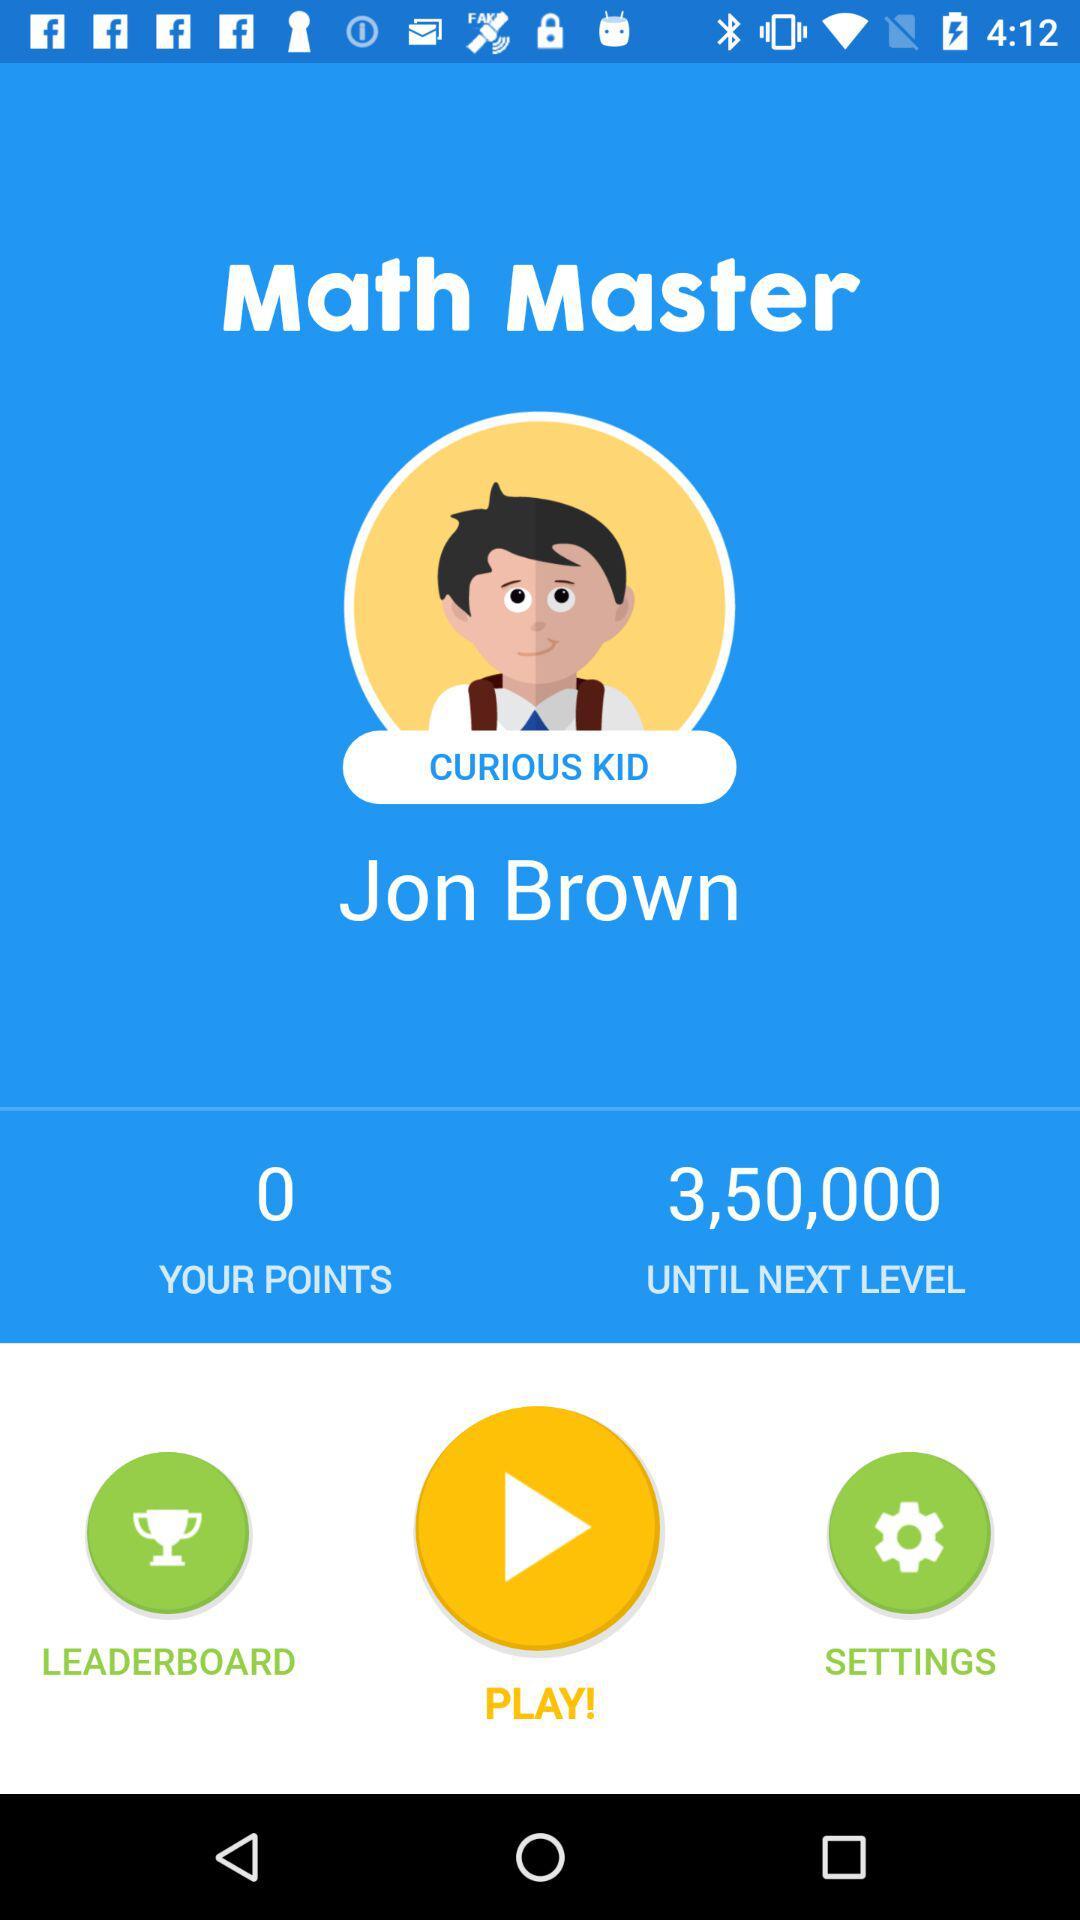 The image size is (1080, 1920). Describe the element at coordinates (538, 1531) in the screenshot. I see `icon to the right of the leaderboard icon` at that location.